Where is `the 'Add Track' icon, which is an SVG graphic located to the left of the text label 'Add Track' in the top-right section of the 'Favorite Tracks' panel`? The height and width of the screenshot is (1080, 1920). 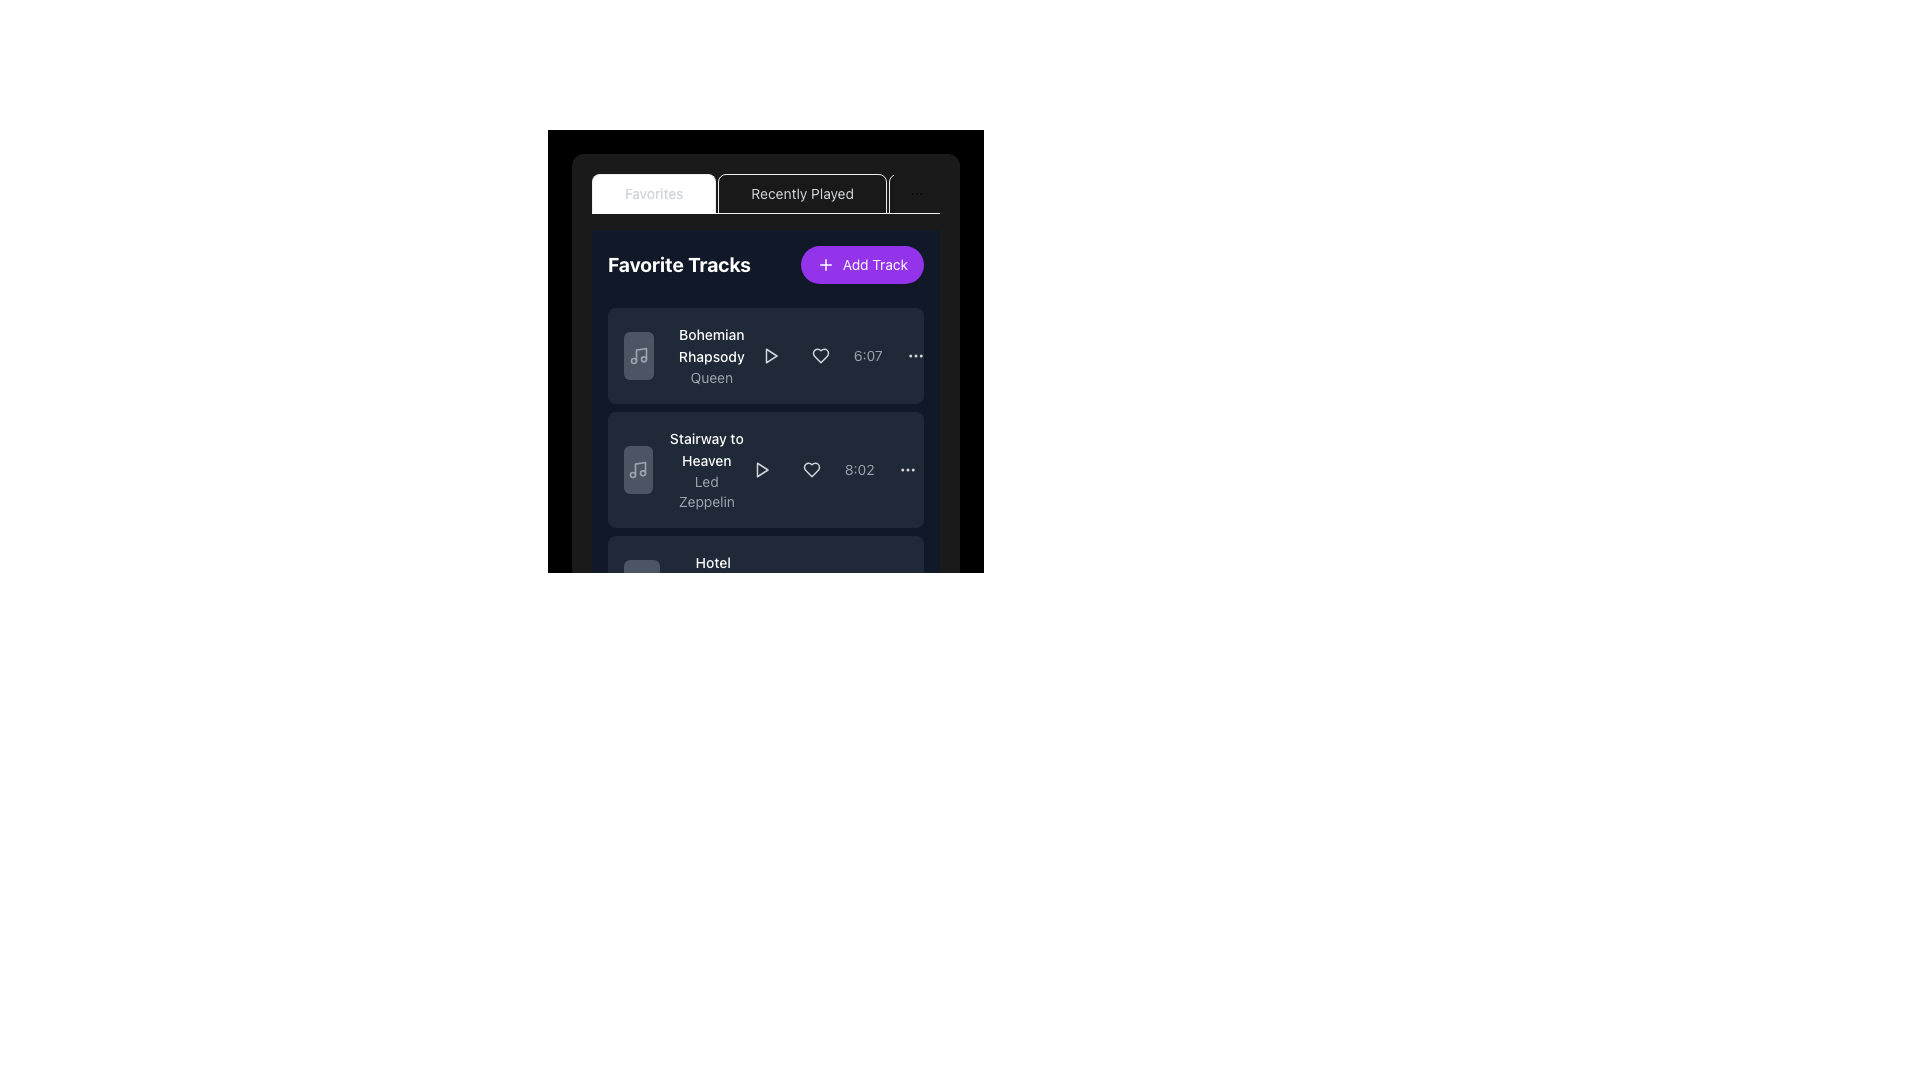
the 'Add Track' icon, which is an SVG graphic located to the left of the text label 'Add Track' in the top-right section of the 'Favorite Tracks' panel is located at coordinates (825, 264).